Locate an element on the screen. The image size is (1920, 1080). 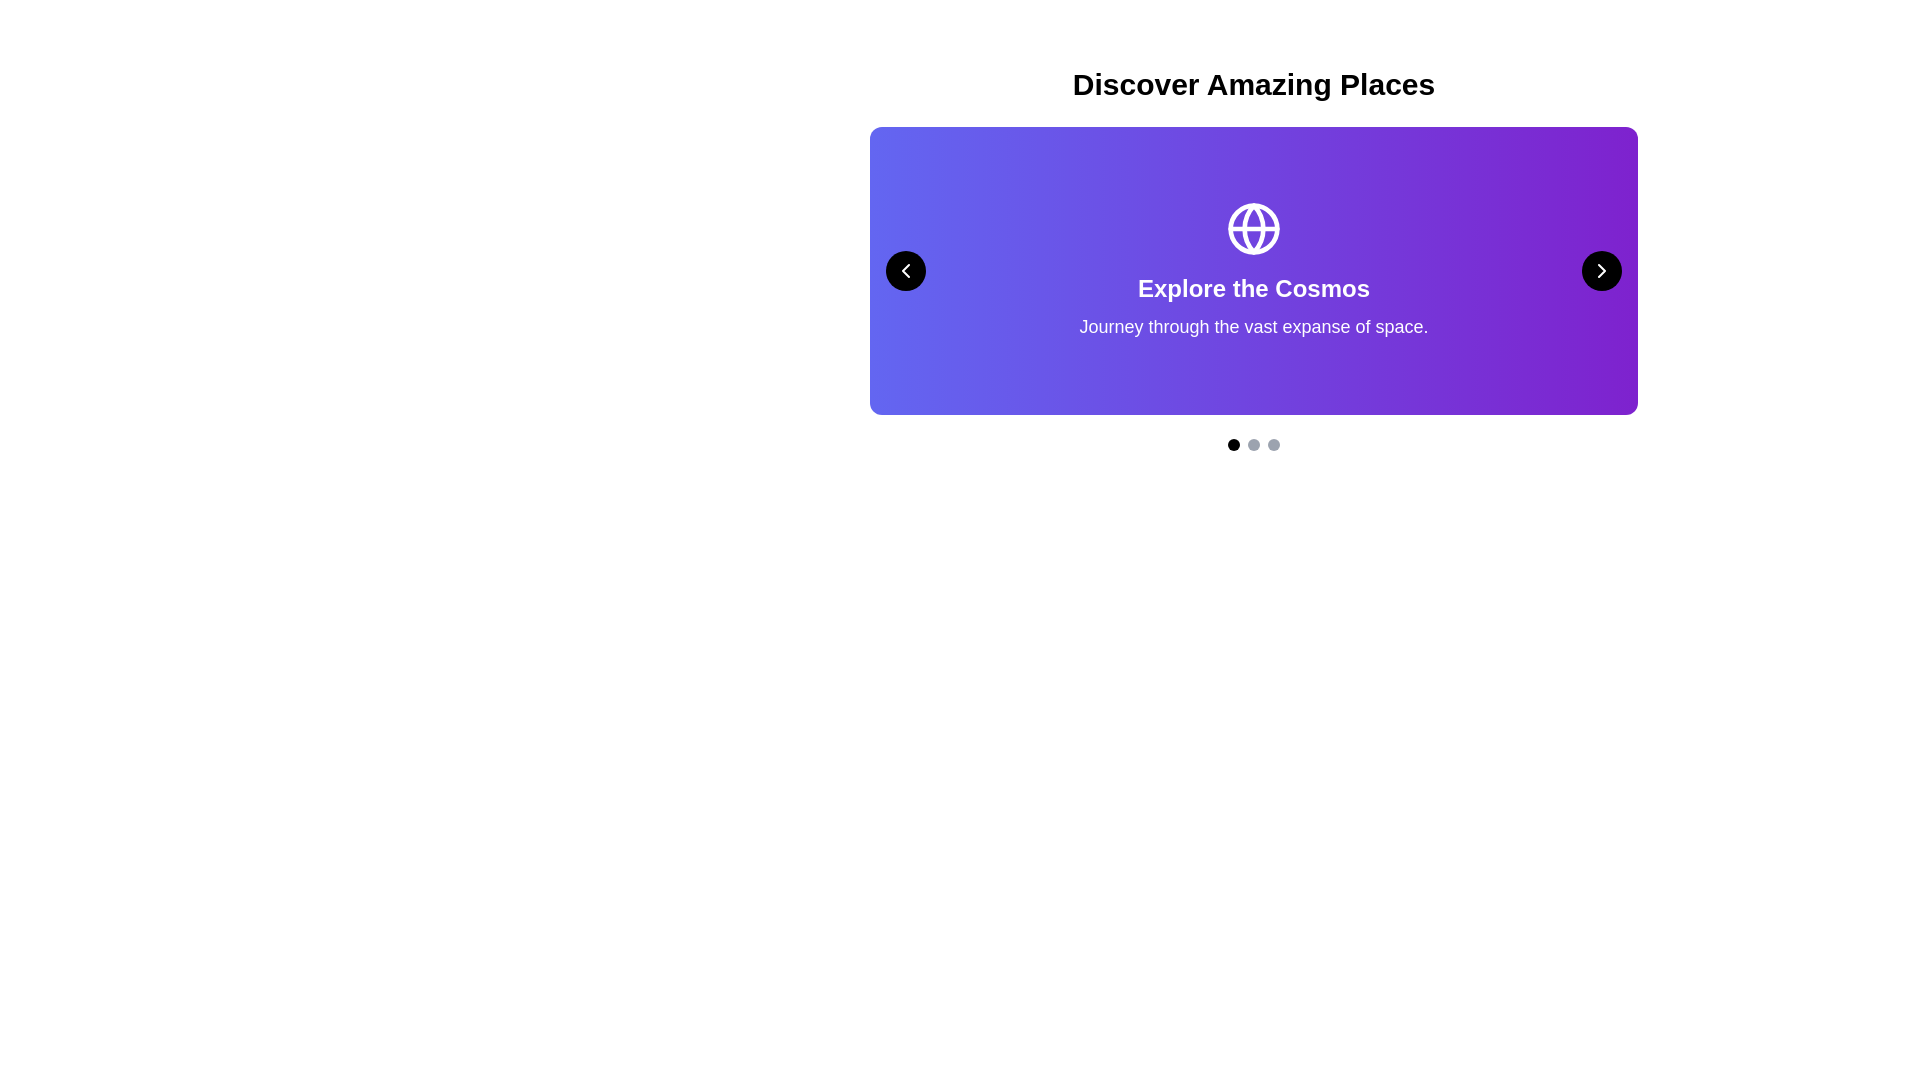
the Pagination indicator is located at coordinates (1252, 443).